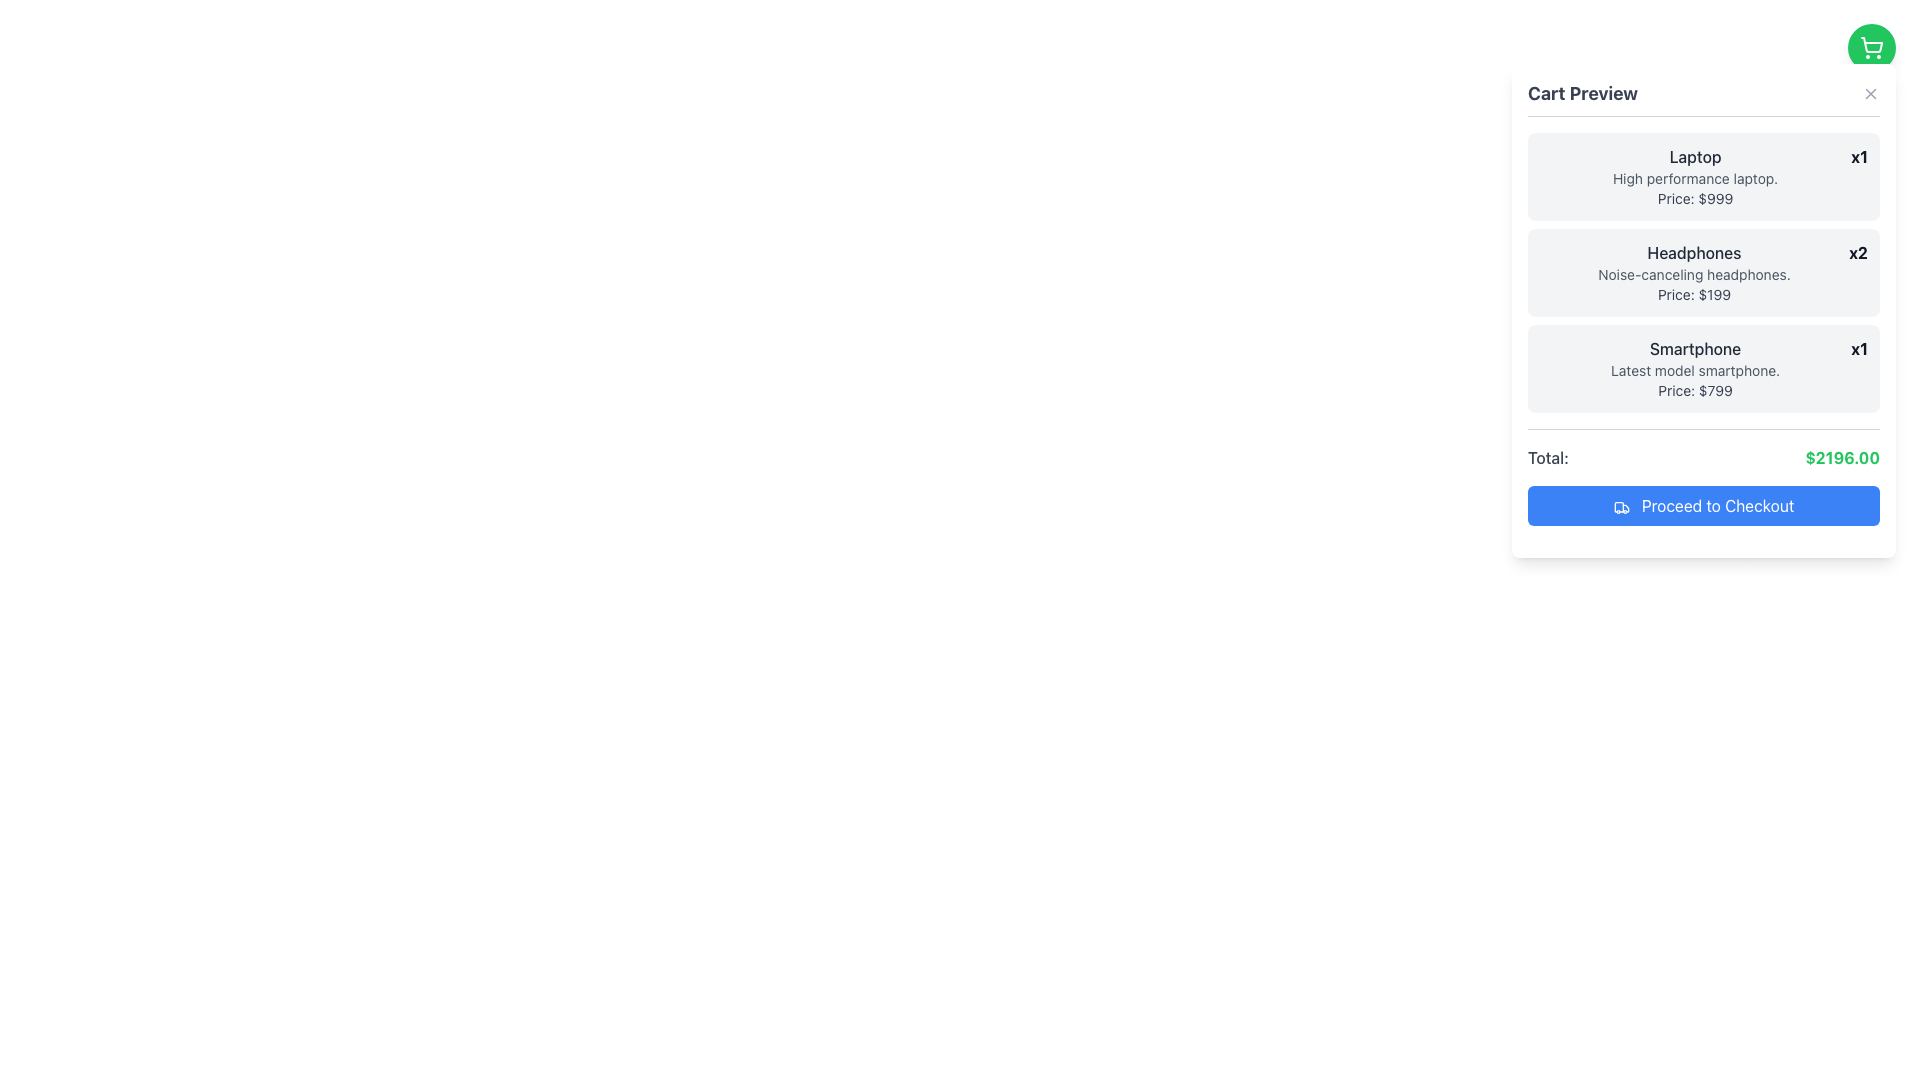 This screenshot has width=1920, height=1080. I want to click on the text label that provides detailed information about the product 'Smartphone', positioned between the title 'Smartphone' and the price information 'Price: $799', so click(1694, 370).